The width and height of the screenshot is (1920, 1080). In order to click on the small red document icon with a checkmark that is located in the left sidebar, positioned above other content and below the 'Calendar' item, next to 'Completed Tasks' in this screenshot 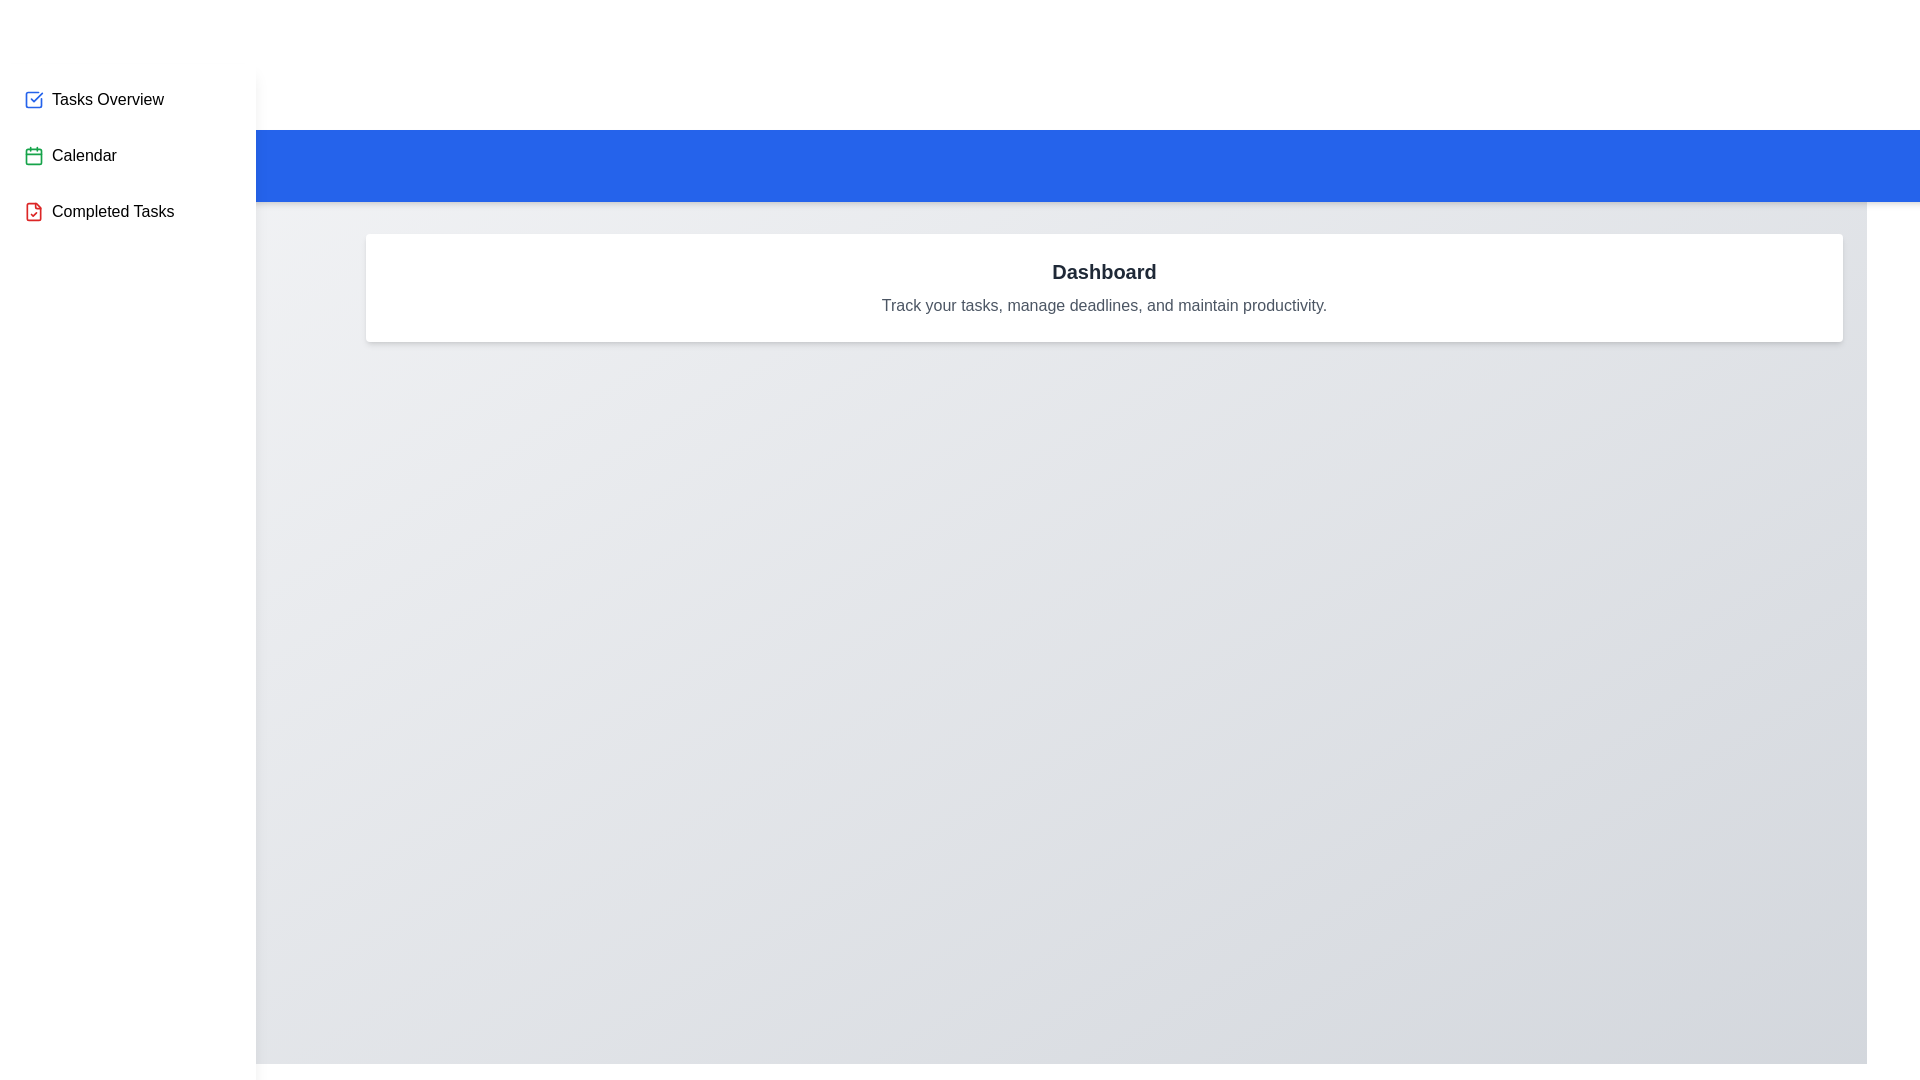, I will do `click(33, 212)`.